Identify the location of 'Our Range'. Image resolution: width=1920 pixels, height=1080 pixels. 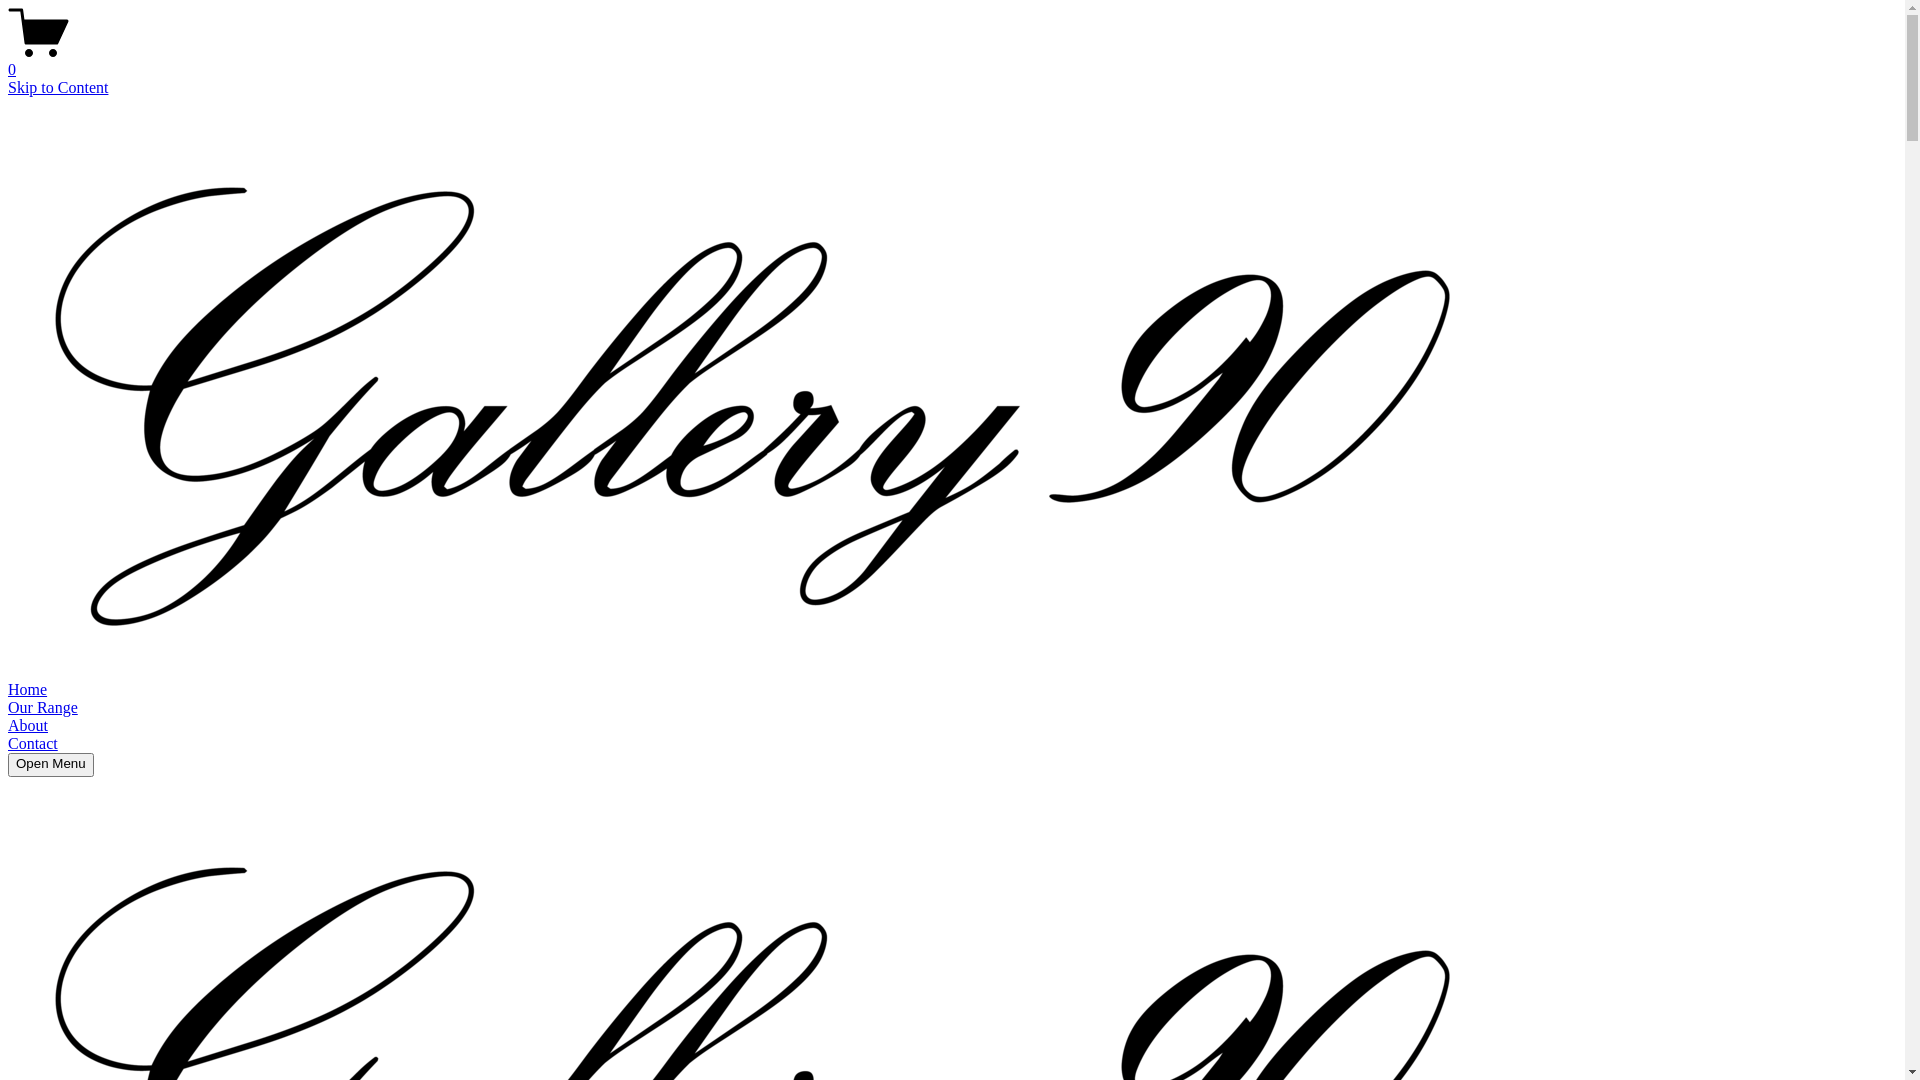
(43, 706).